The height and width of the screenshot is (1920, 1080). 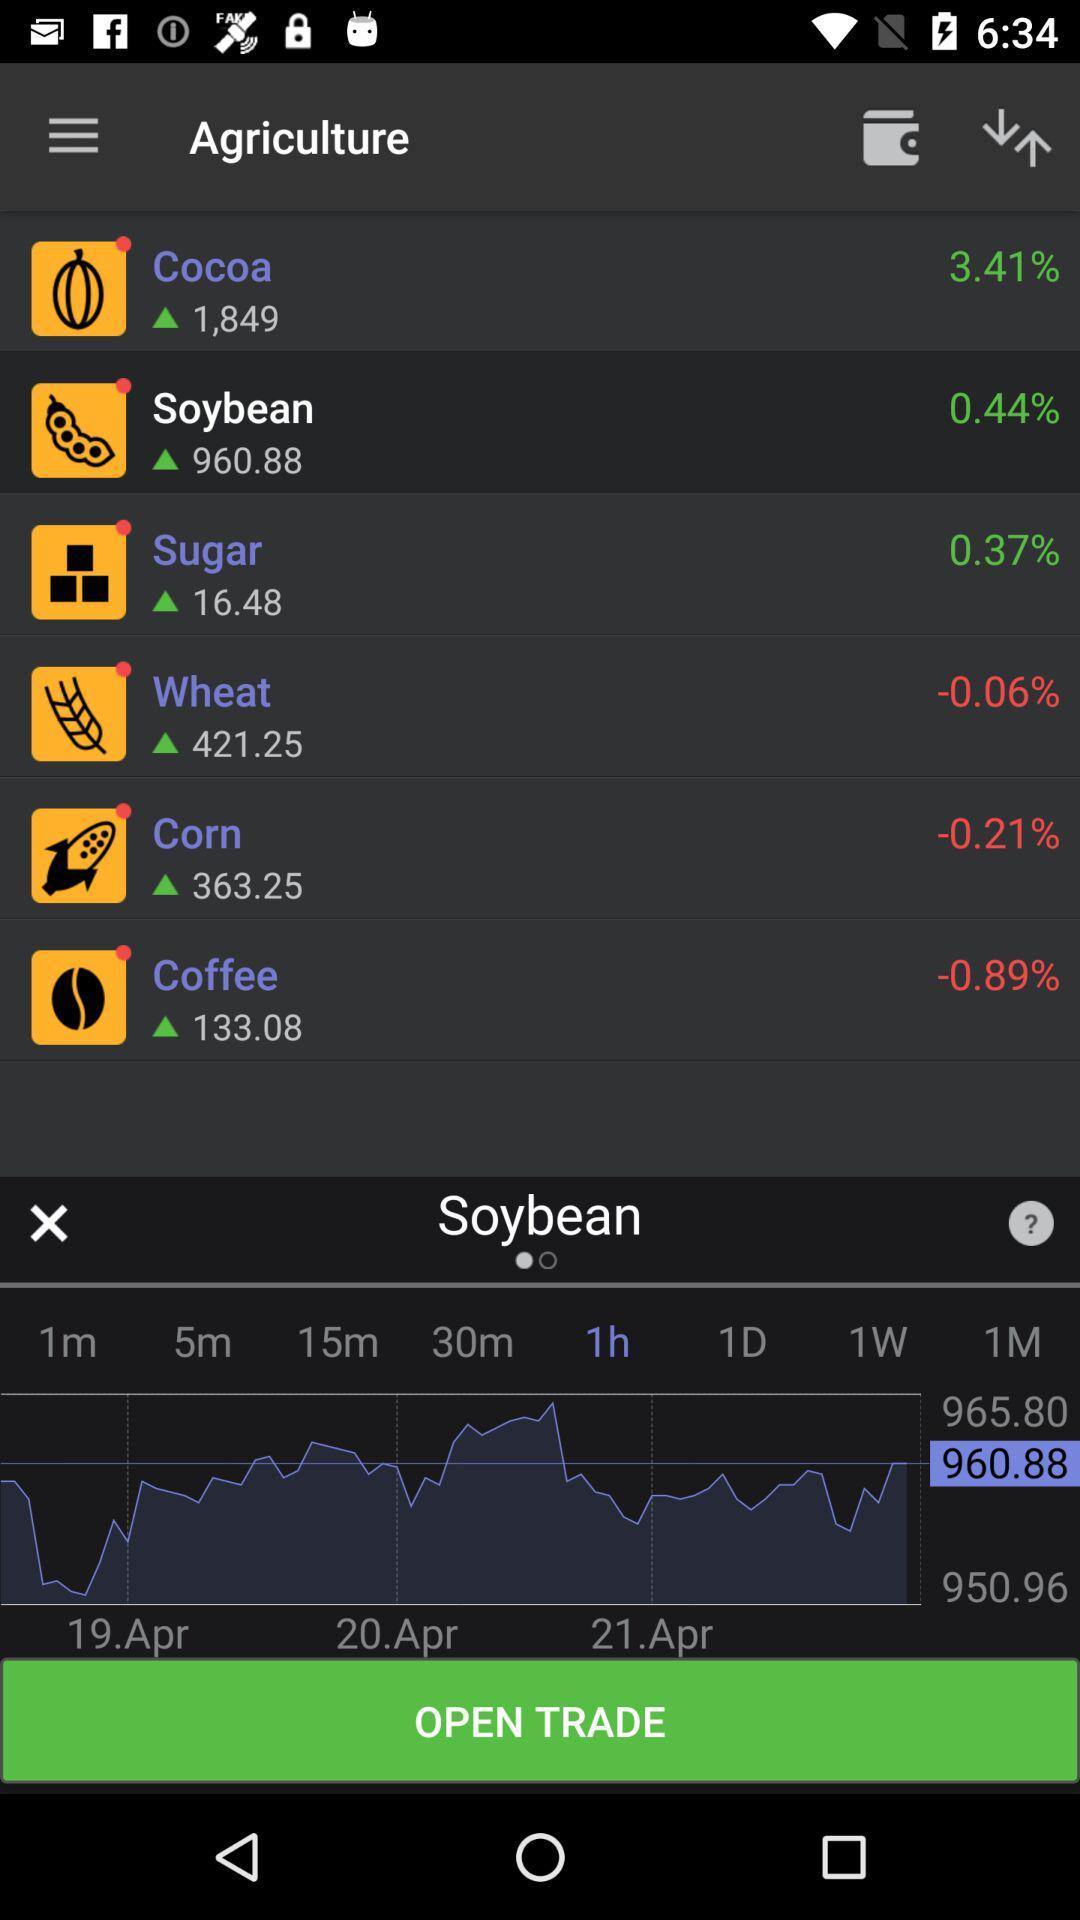 I want to click on help icon, so click(x=1031, y=1222).